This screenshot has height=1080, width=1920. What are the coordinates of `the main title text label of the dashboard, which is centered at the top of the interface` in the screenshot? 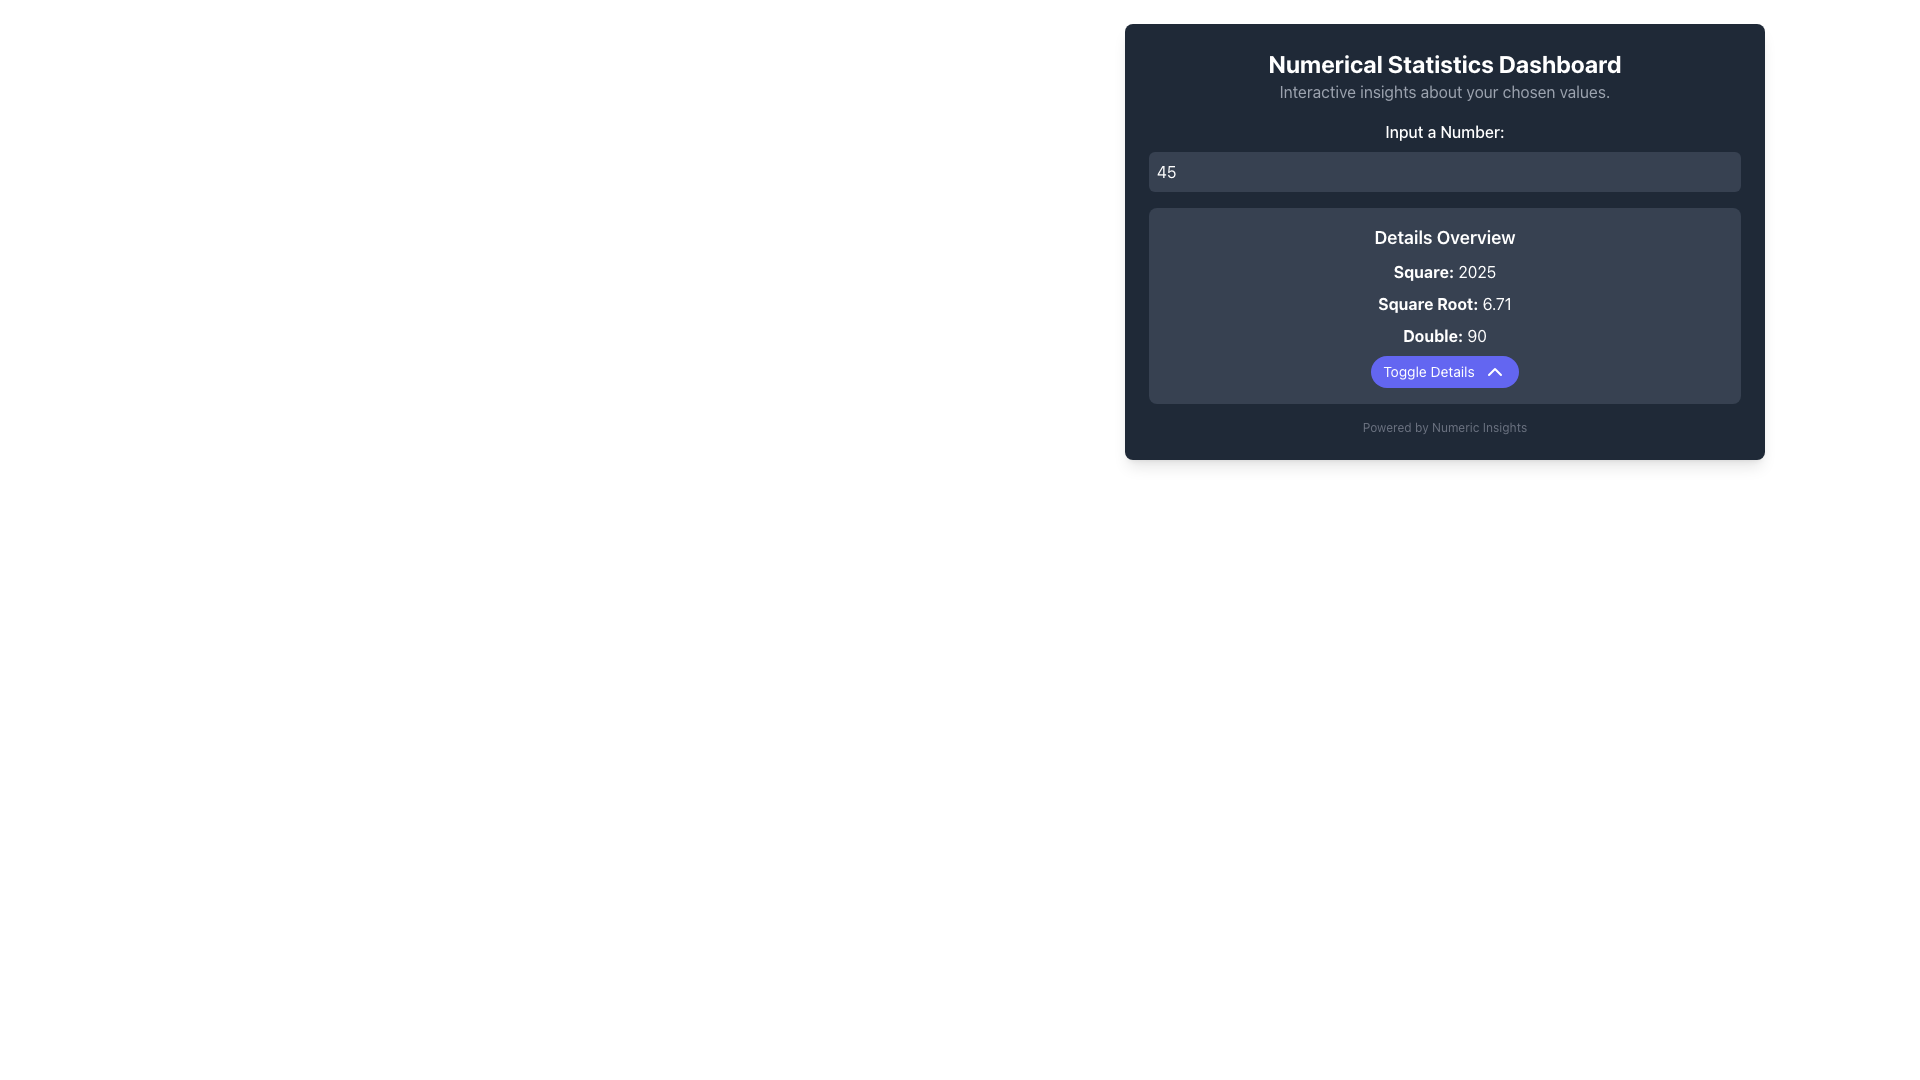 It's located at (1444, 63).